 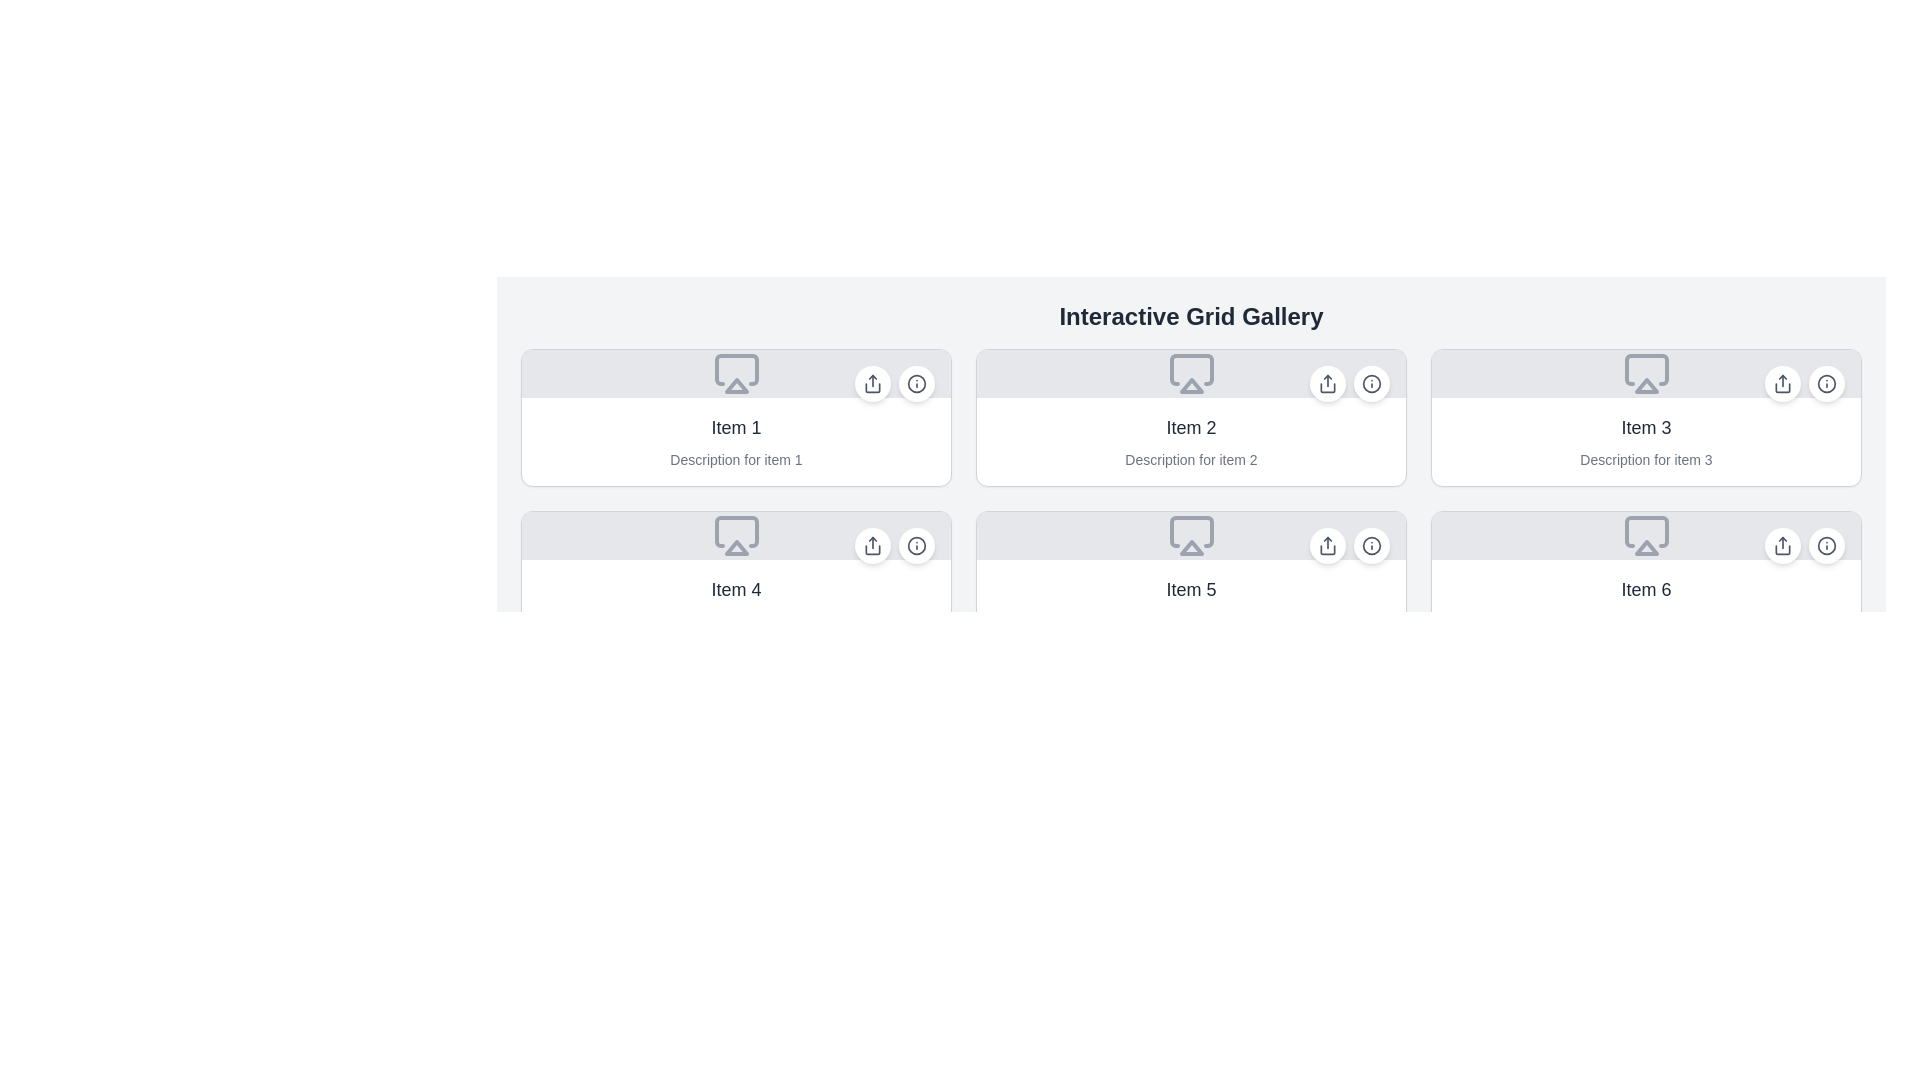 I want to click on the static text block representing the second item in the grid's first row, which showcases content or items, so click(x=1191, y=441).